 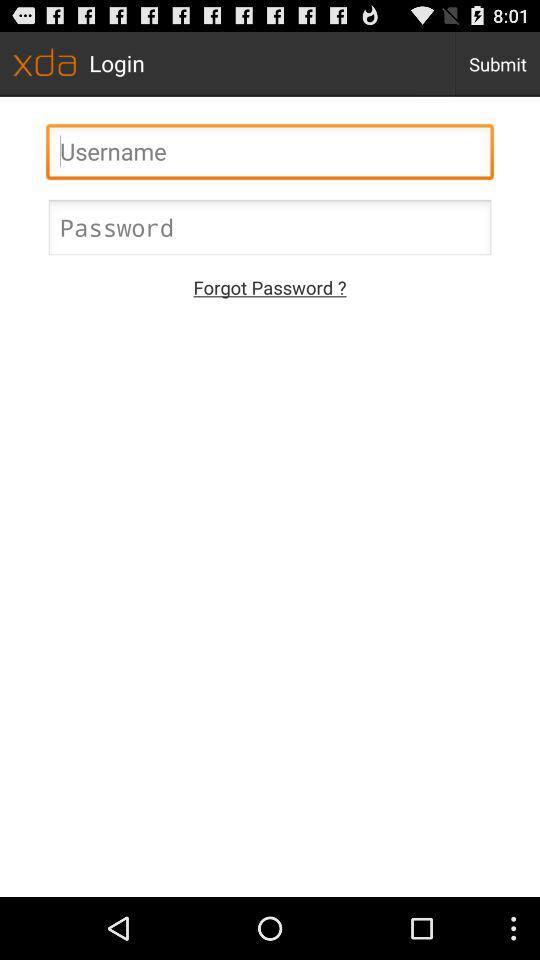 I want to click on app next to the login app, so click(x=496, y=63).